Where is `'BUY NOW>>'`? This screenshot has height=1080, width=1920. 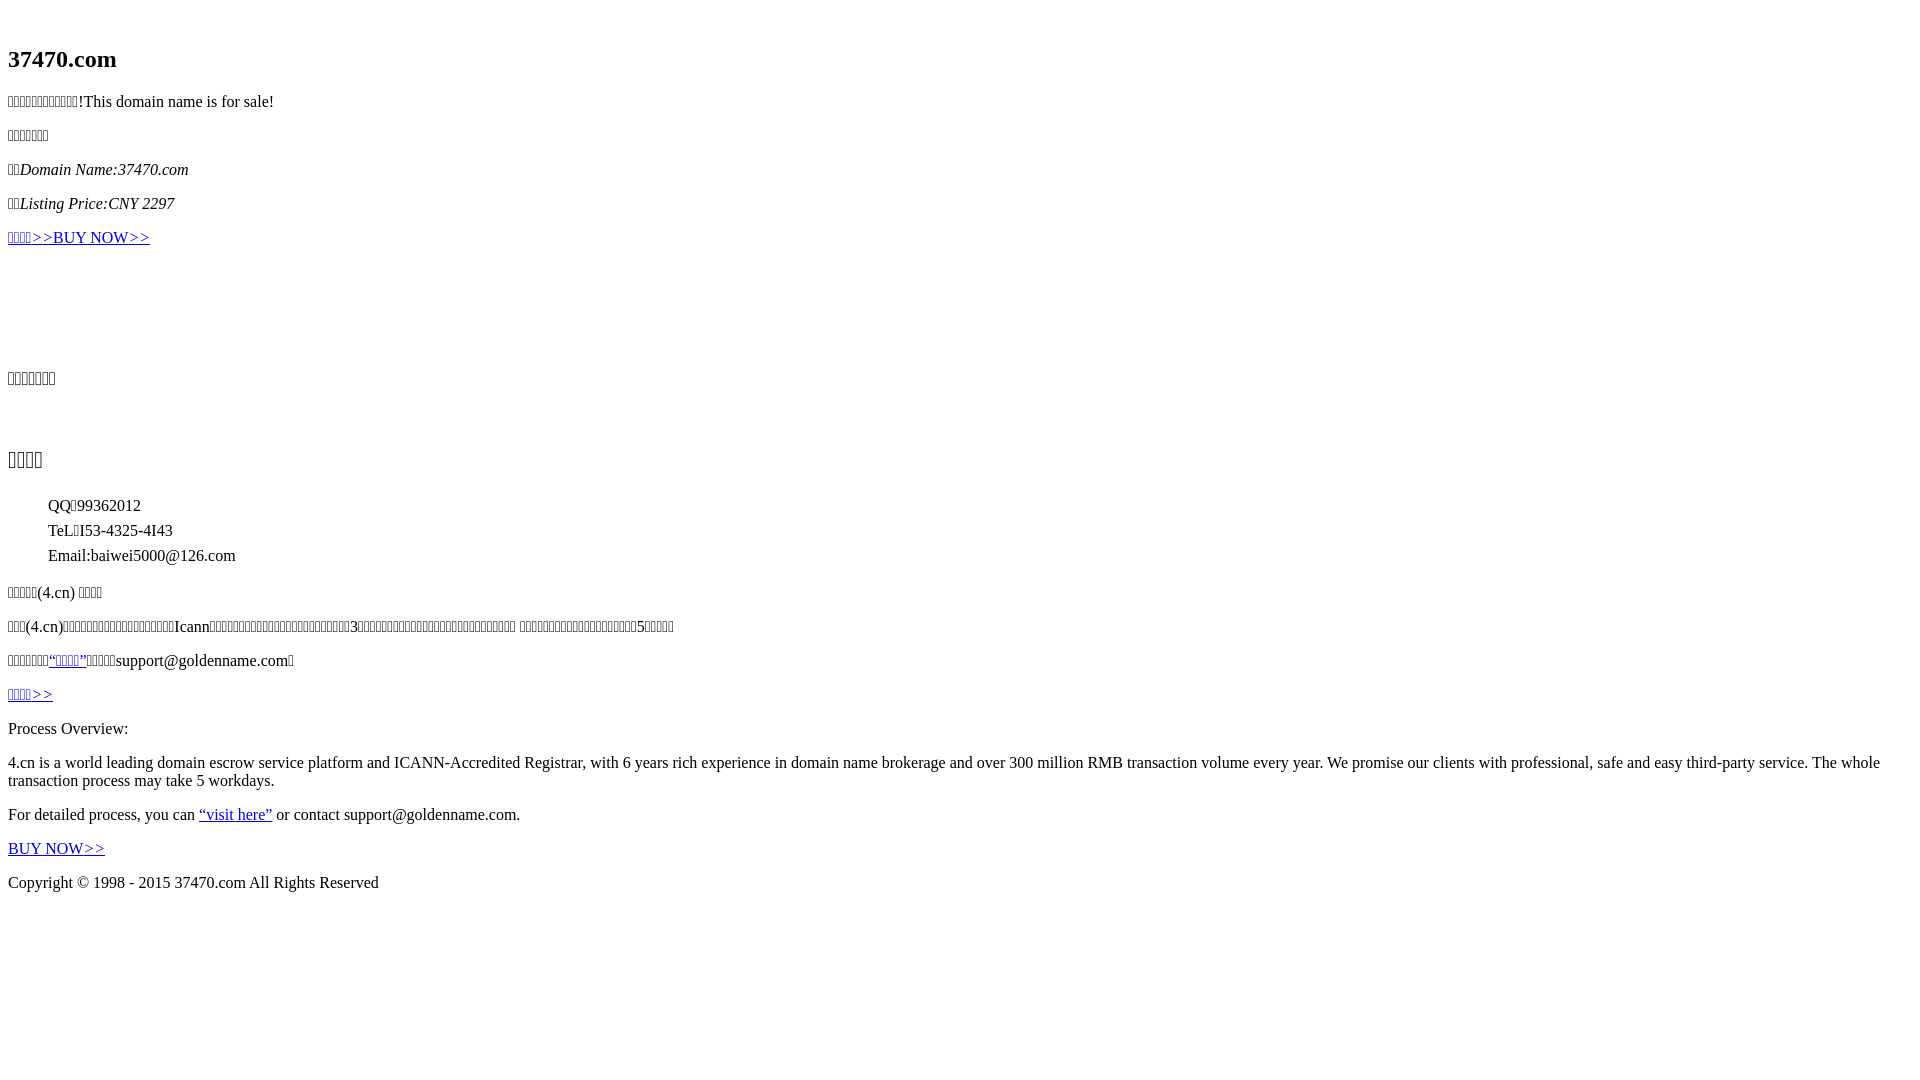 'BUY NOW>>' is located at coordinates (56, 848).